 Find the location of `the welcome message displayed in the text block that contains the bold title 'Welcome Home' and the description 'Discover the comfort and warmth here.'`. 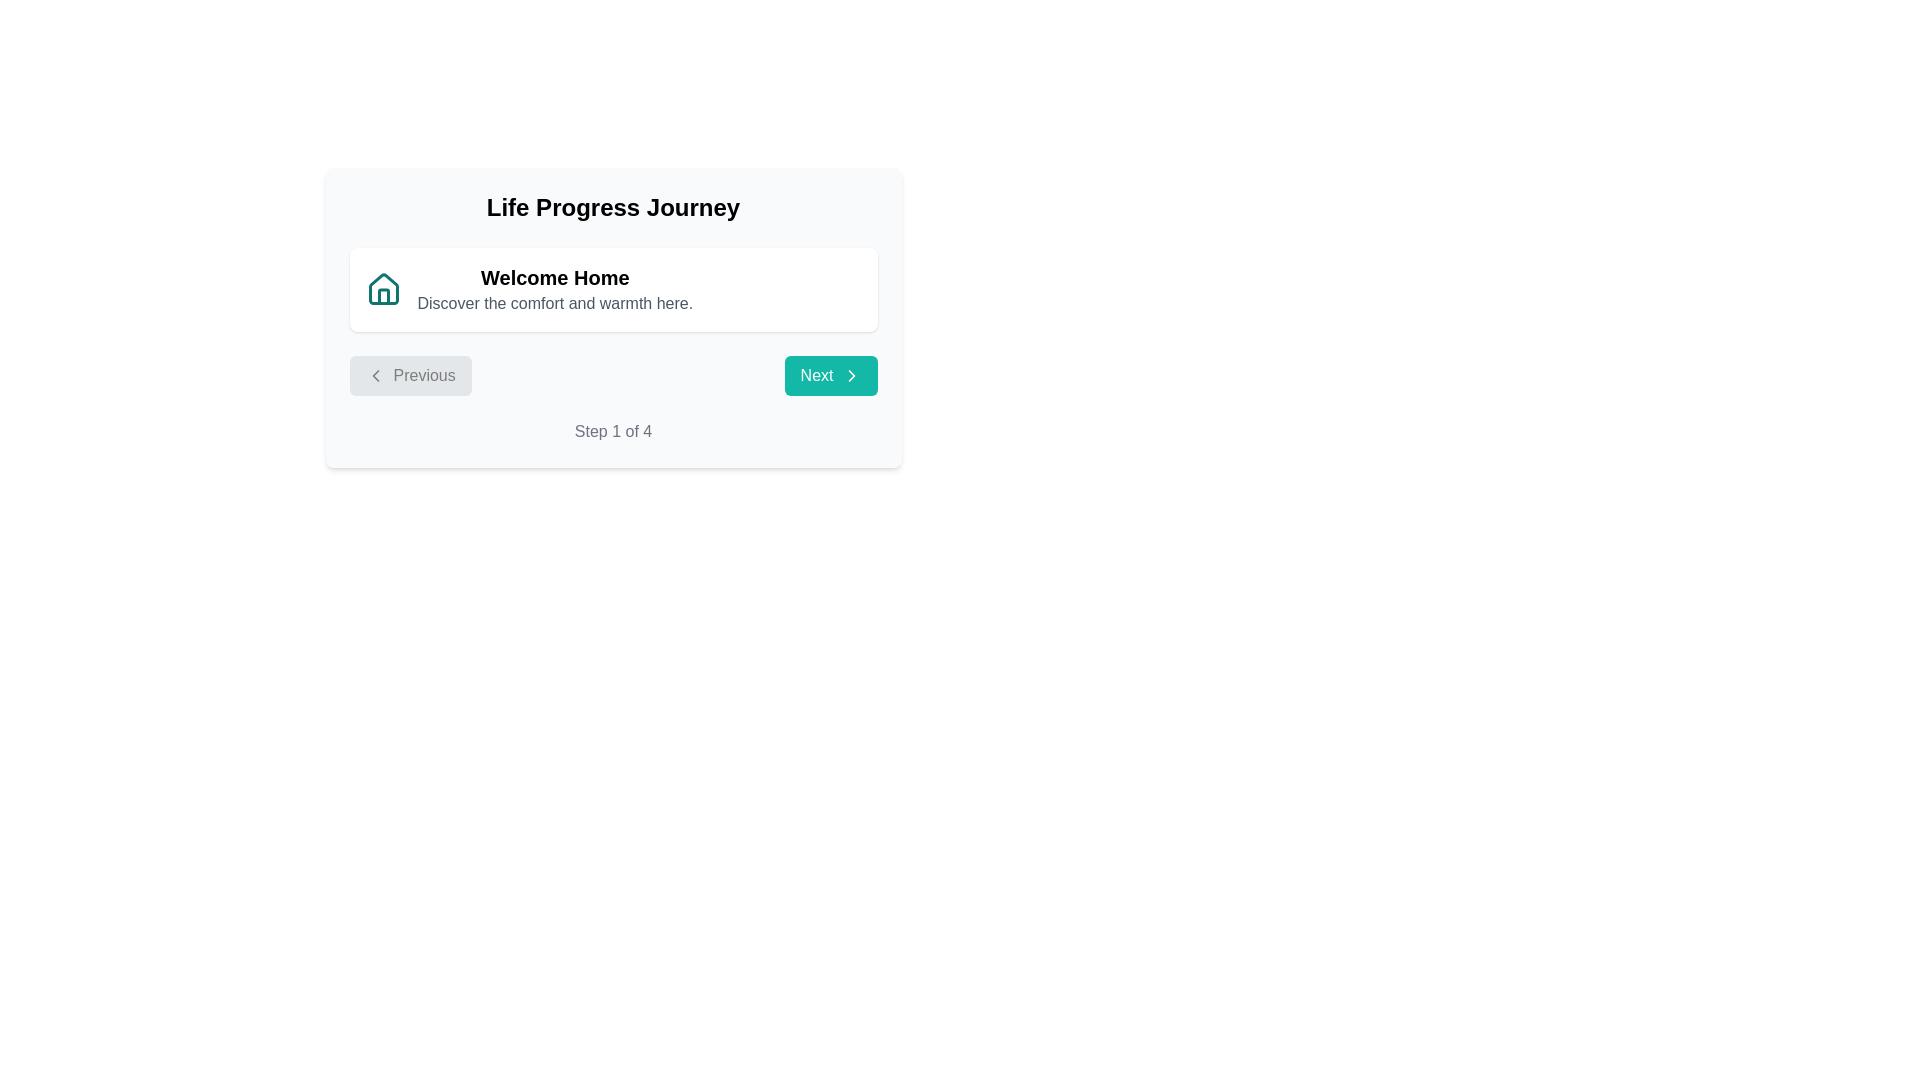

the welcome message displayed in the text block that contains the bold title 'Welcome Home' and the description 'Discover the comfort and warmth here.' is located at coordinates (555, 289).